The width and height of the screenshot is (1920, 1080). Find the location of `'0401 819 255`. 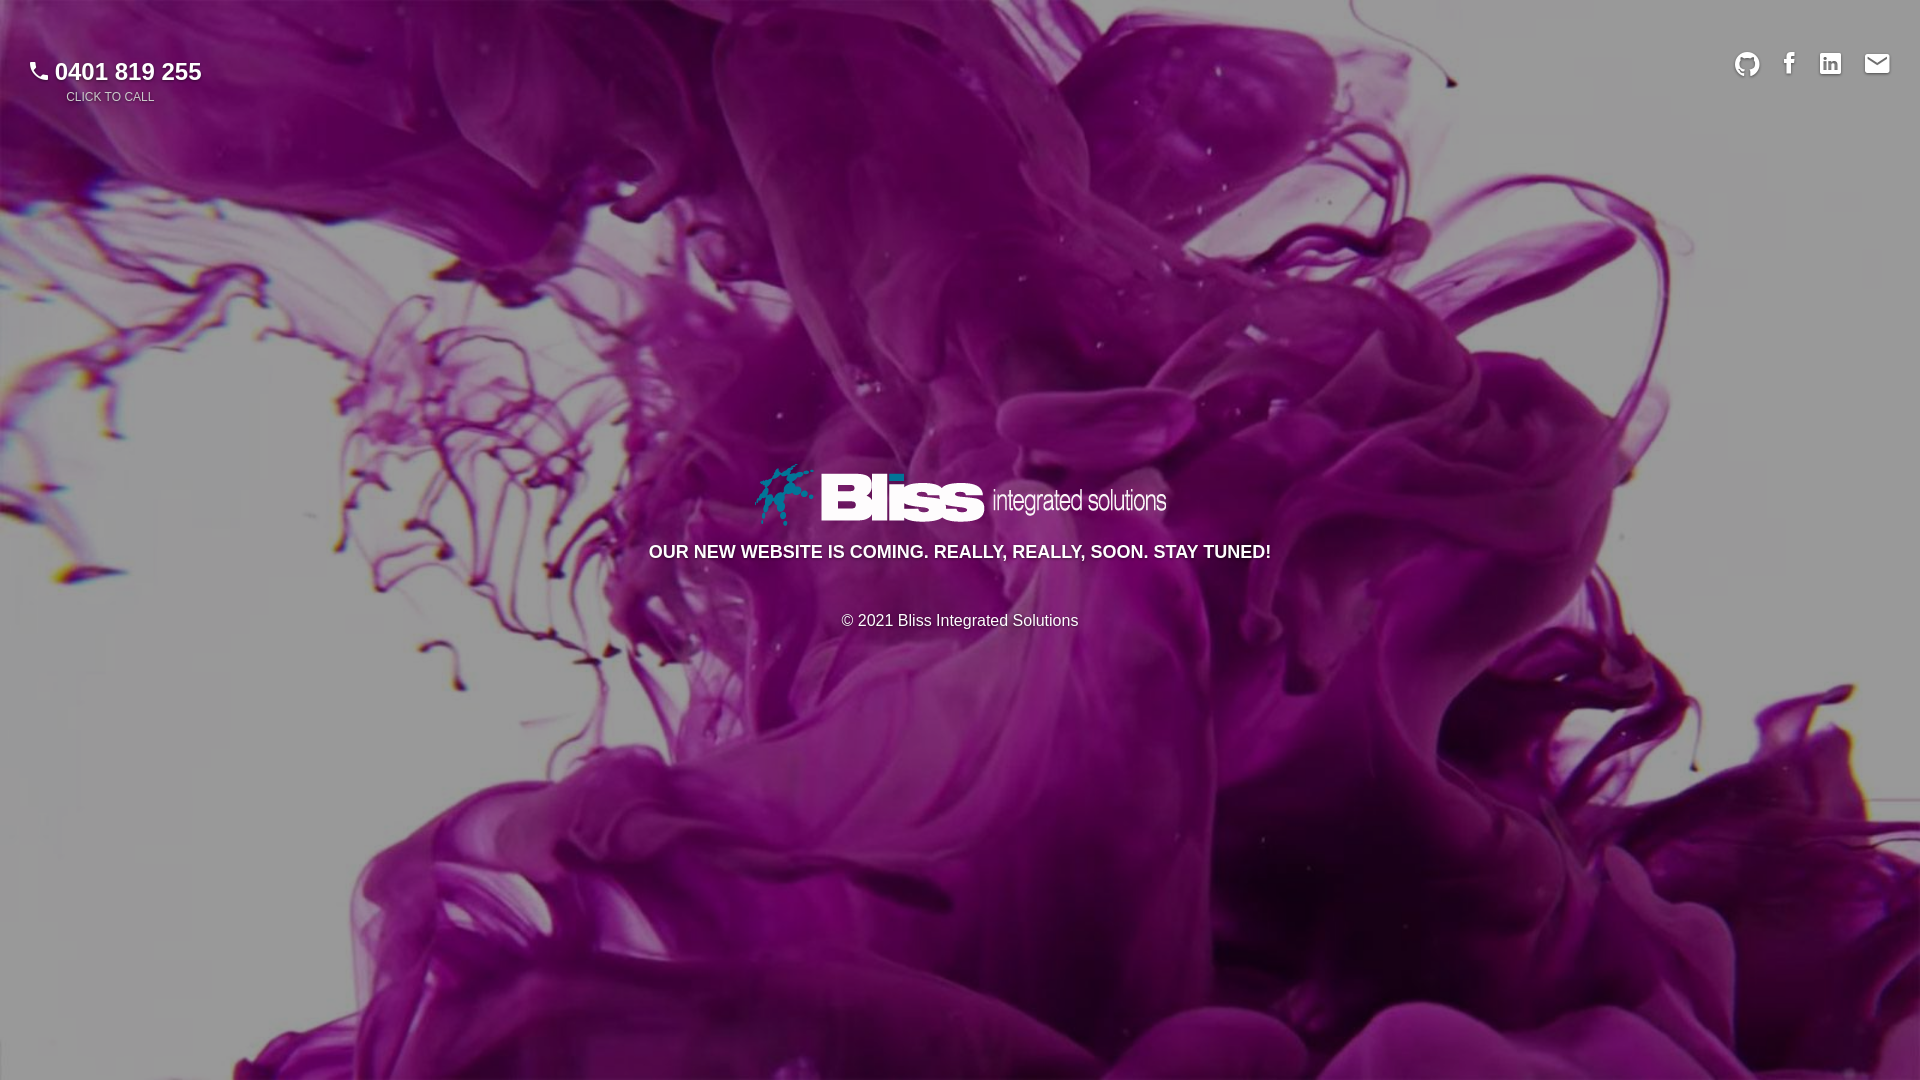

'0401 819 255 is located at coordinates (114, 79).